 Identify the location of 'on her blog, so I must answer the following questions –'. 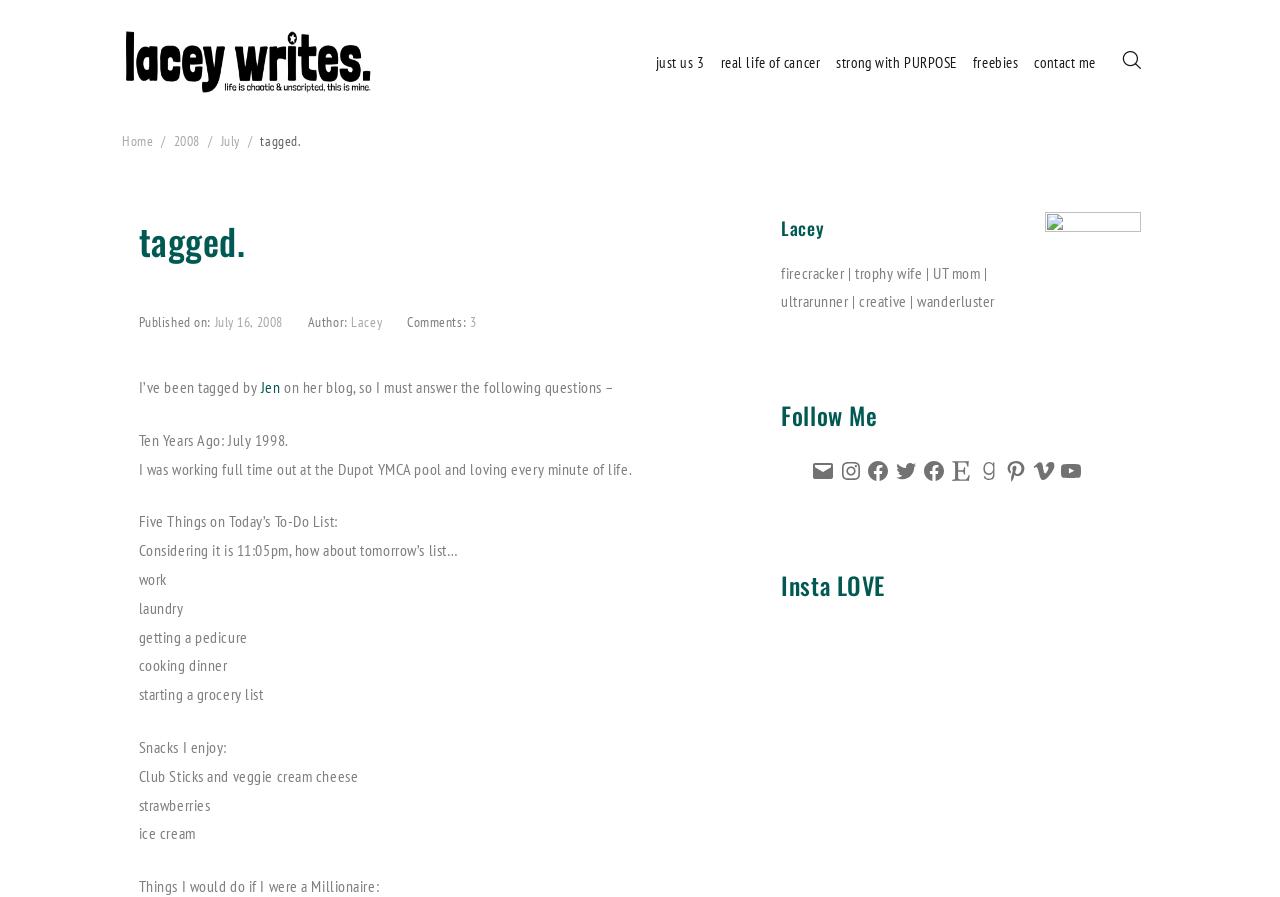
(445, 384).